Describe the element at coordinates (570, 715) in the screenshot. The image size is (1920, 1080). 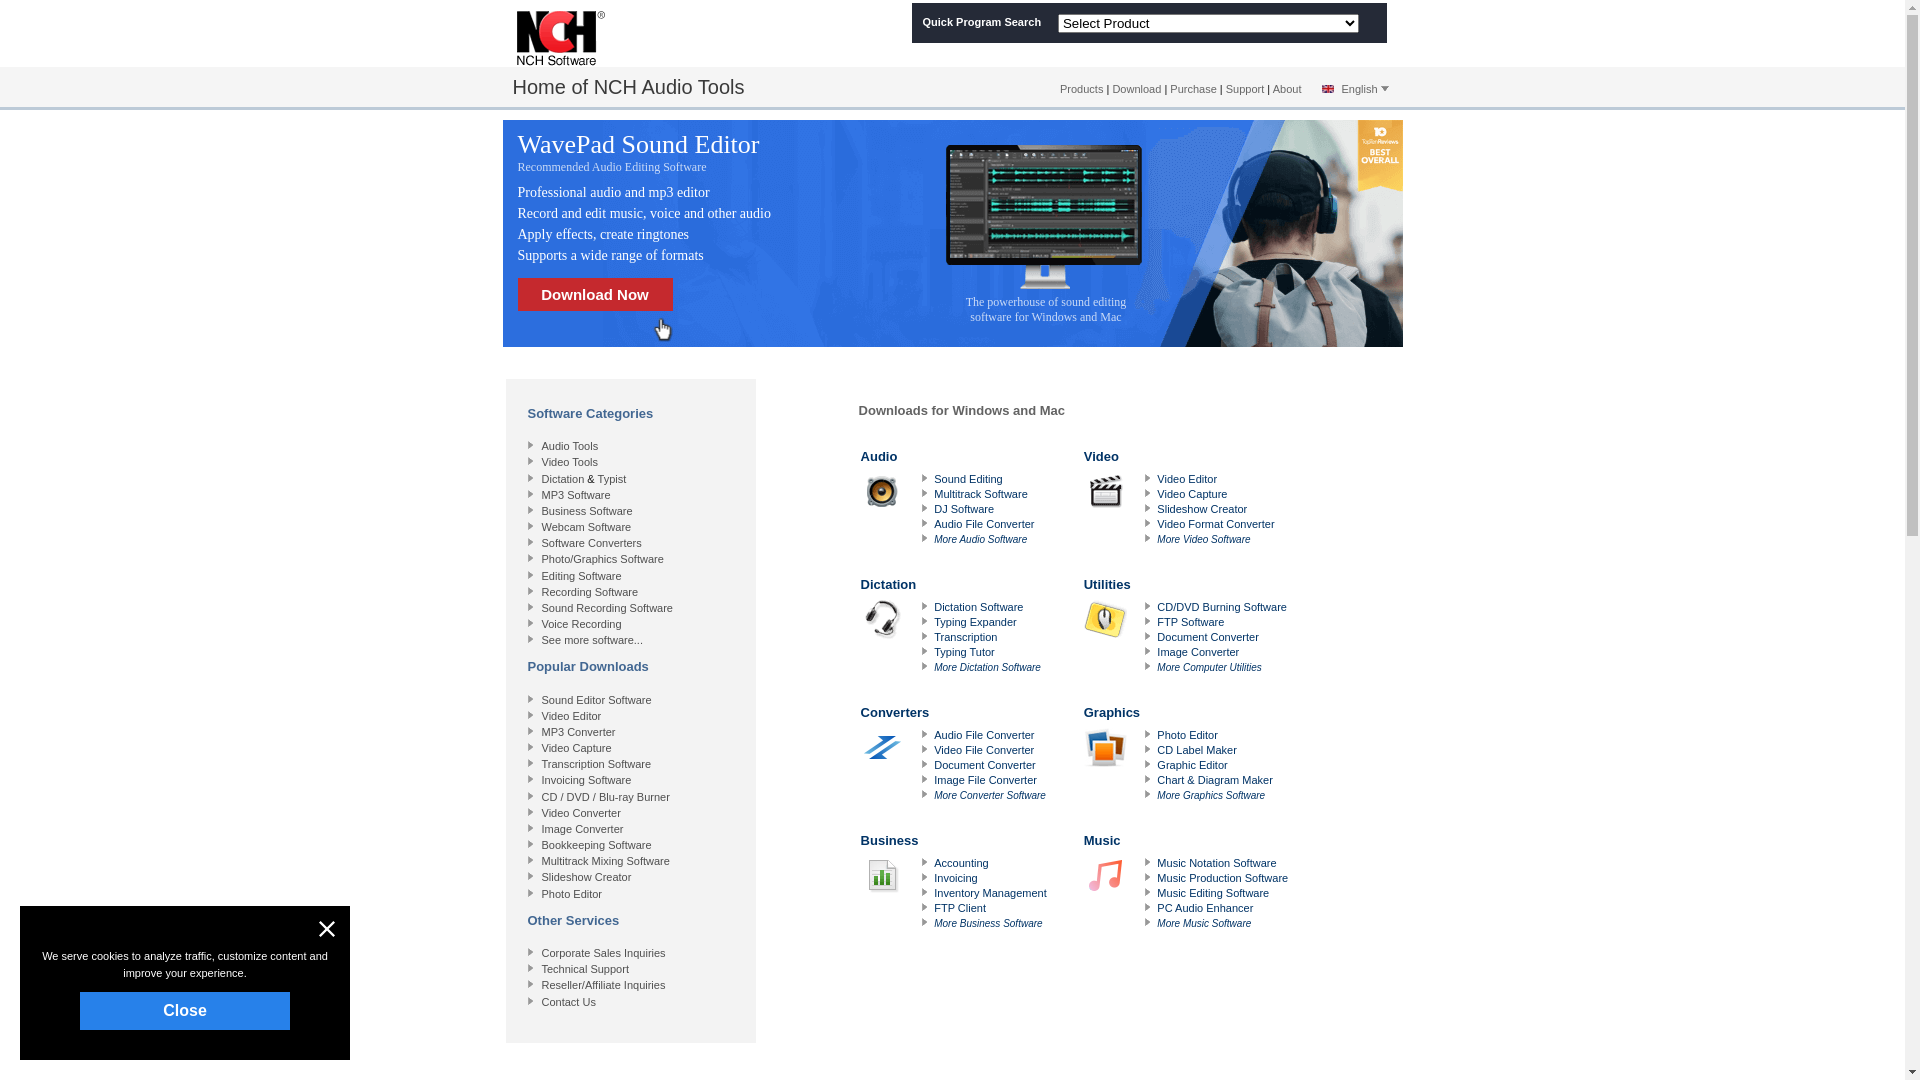
I see `'Video Editor'` at that location.